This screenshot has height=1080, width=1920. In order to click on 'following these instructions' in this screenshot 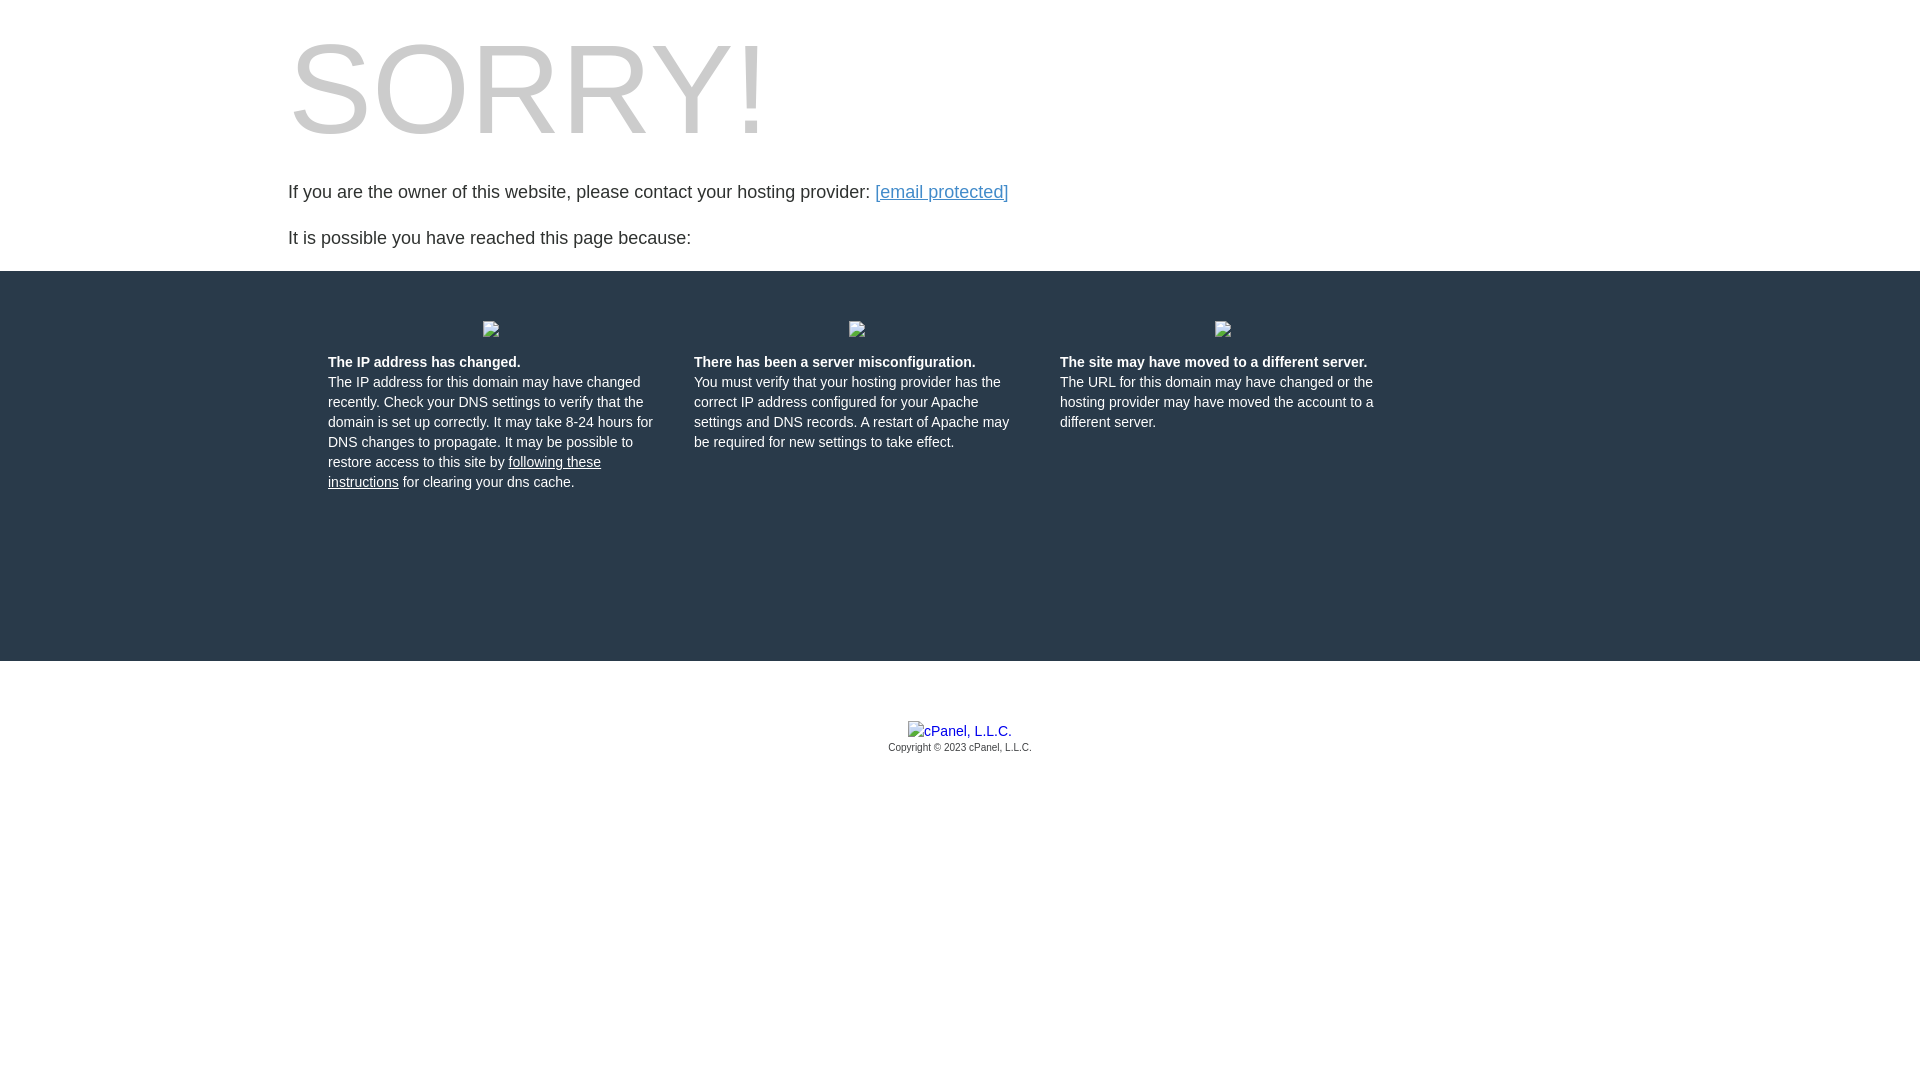, I will do `click(463, 471)`.